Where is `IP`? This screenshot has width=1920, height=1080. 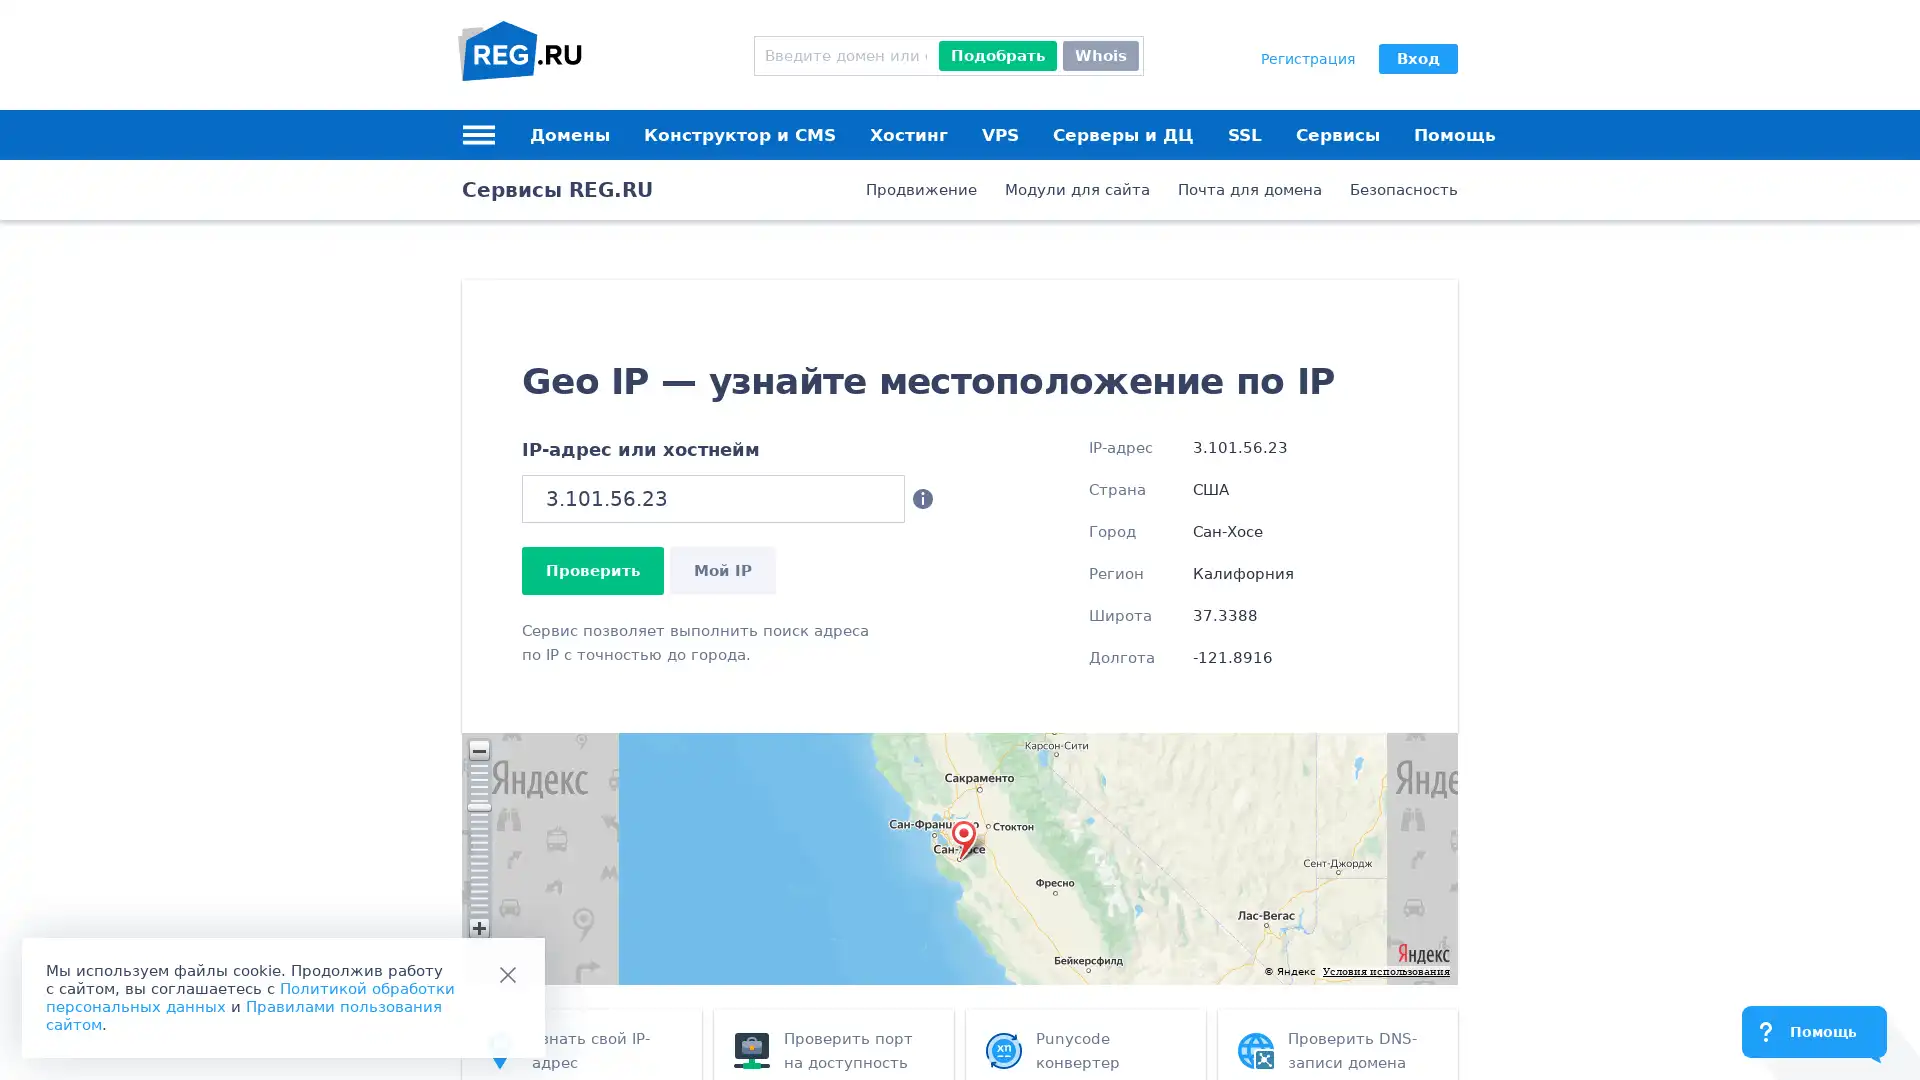
IP is located at coordinates (722, 570).